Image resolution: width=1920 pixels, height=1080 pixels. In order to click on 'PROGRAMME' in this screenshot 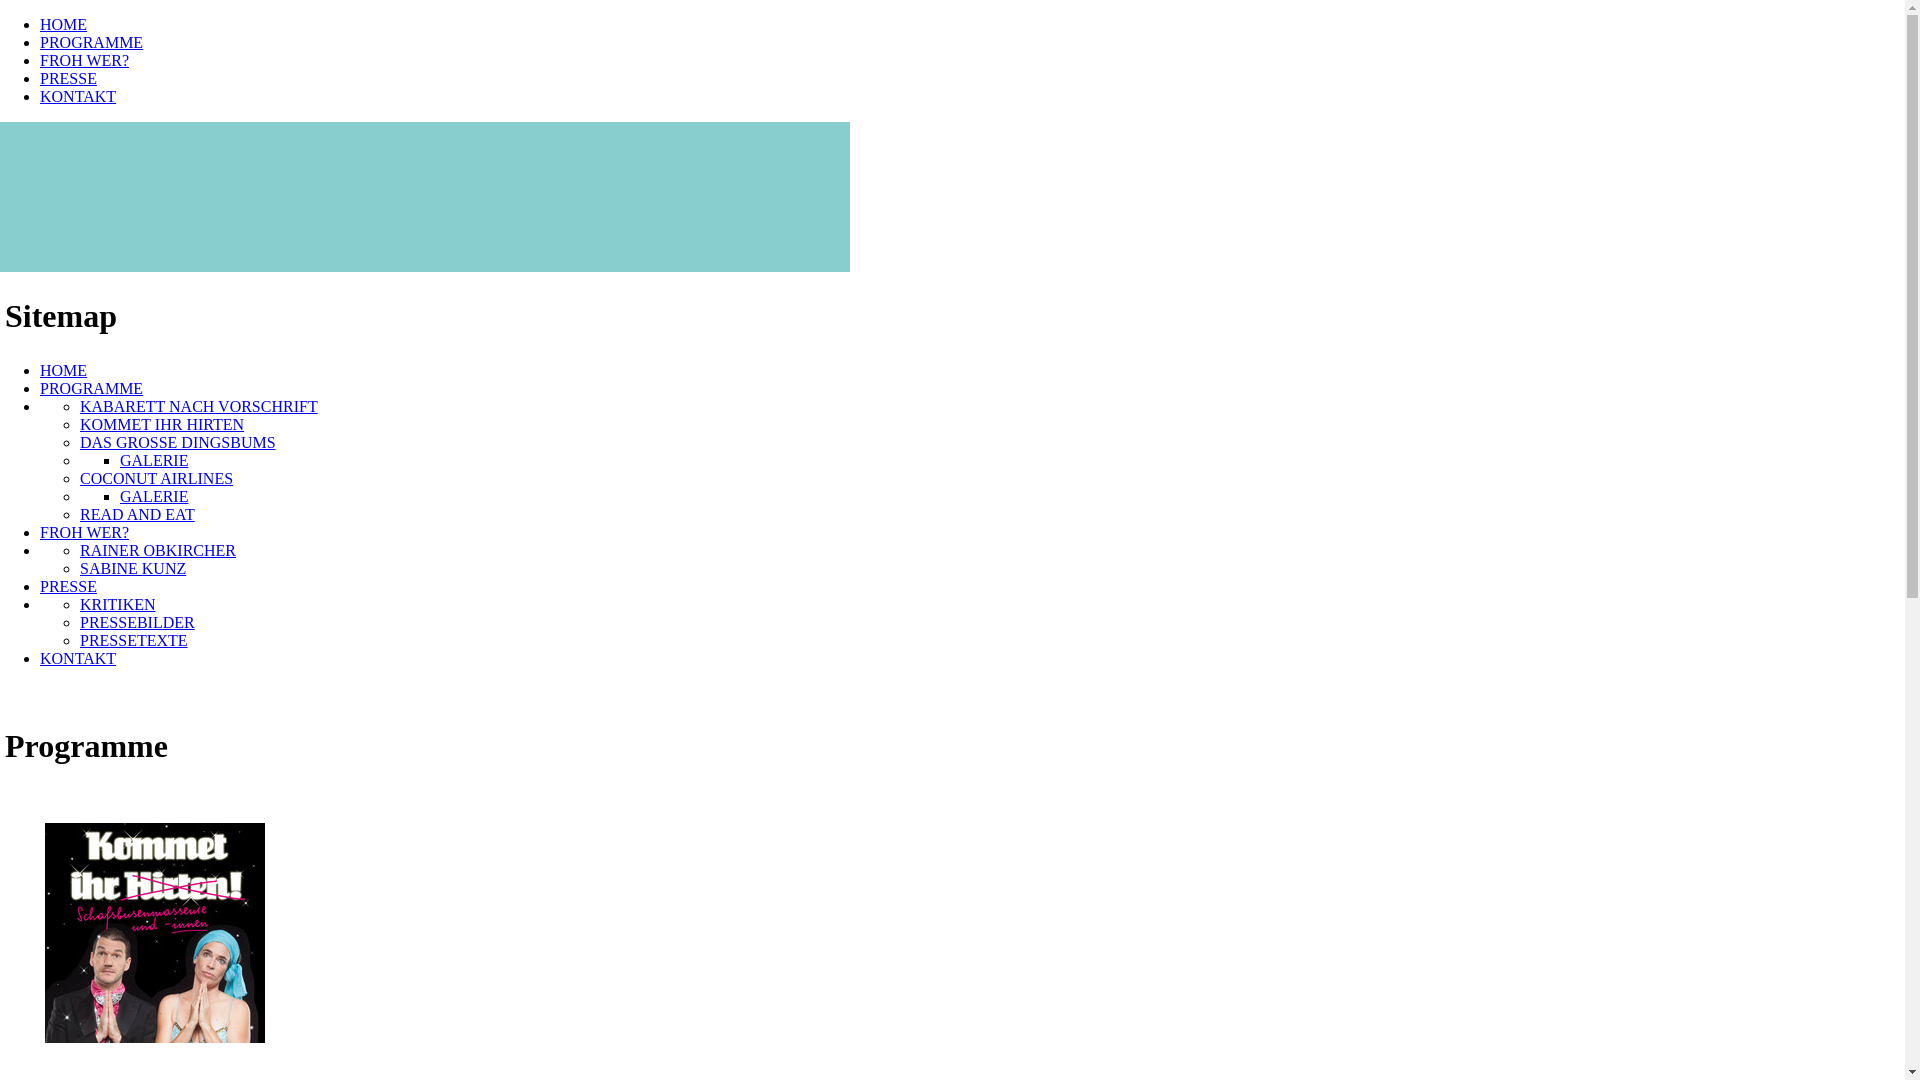, I will do `click(90, 42)`.